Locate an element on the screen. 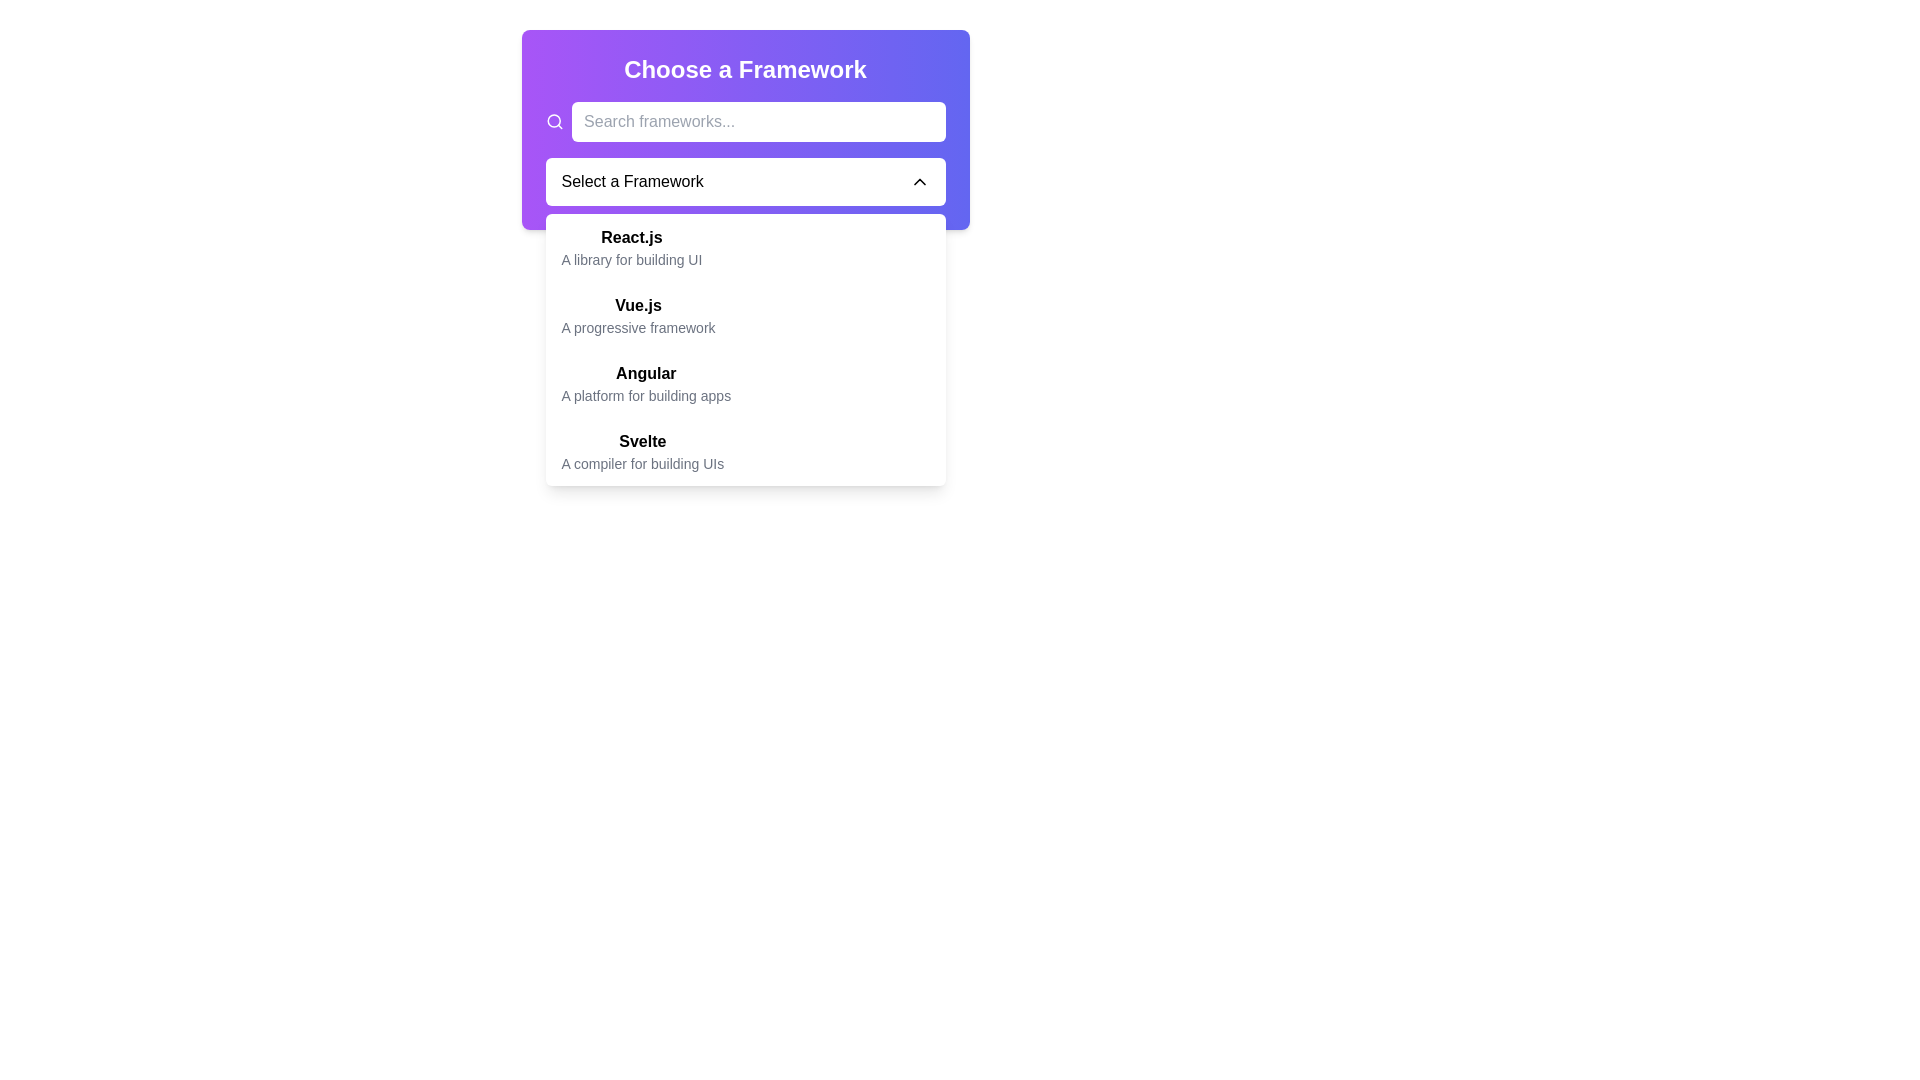 This screenshot has height=1080, width=1920. the text element 'Angular' in the dropdown menu under 'Choose a Framework' is located at coordinates (646, 384).